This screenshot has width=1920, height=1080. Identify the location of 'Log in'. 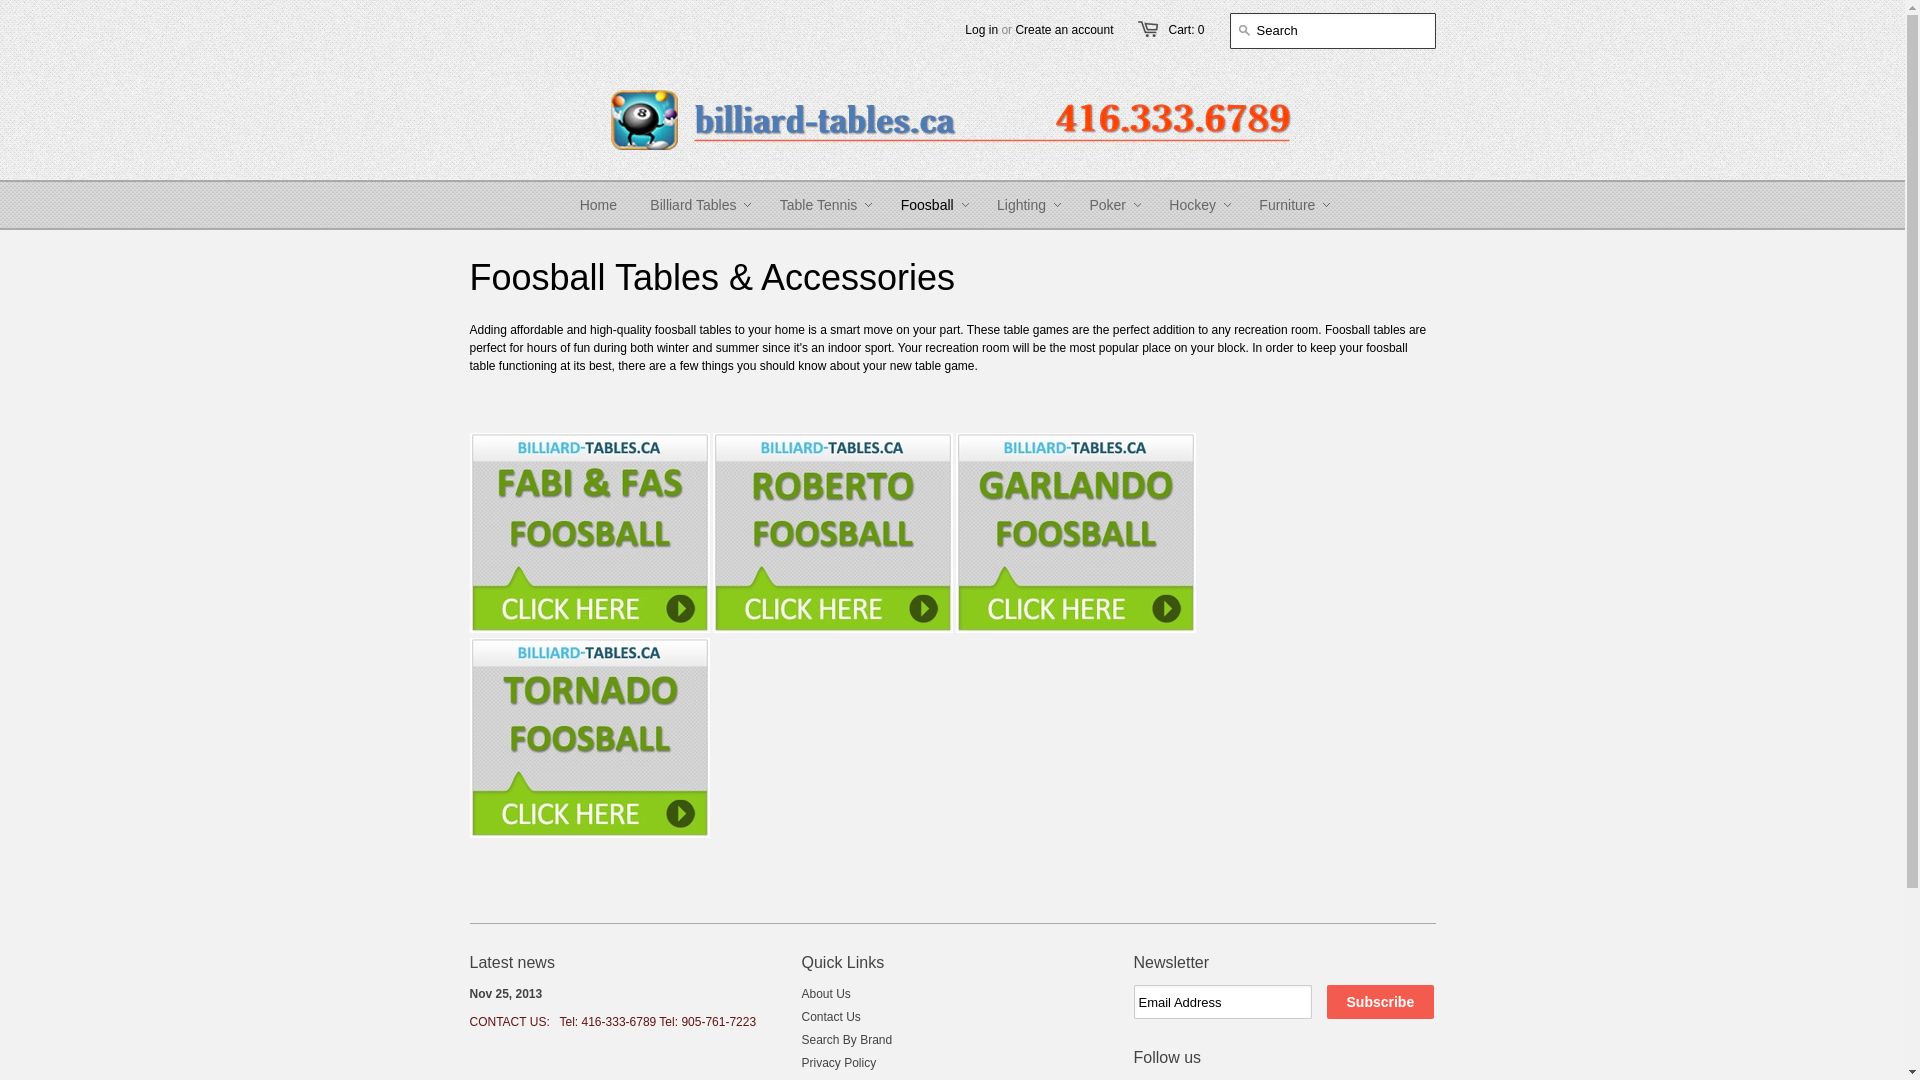
(981, 30).